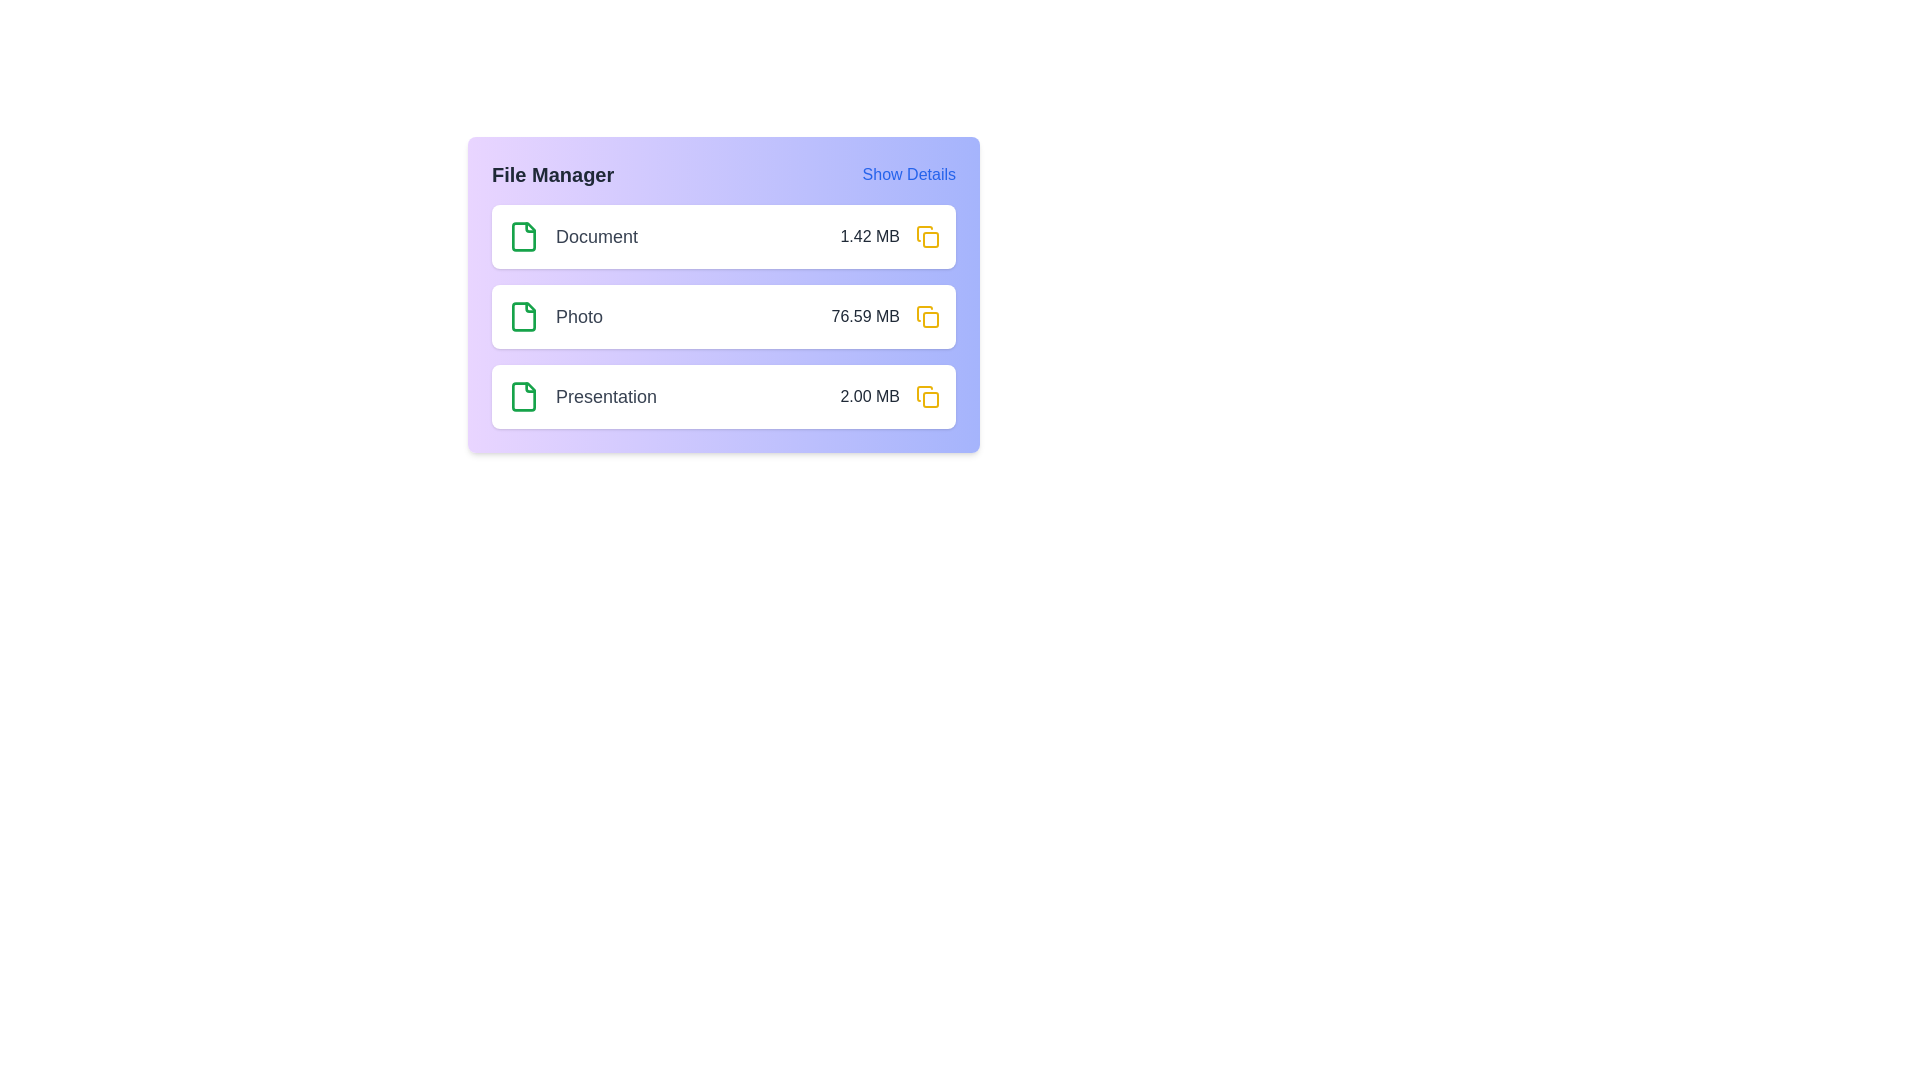  Describe the element at coordinates (930, 238) in the screenshot. I see `the decorative square graphical element positioned to the right of the 'Document' list item in the file management interface` at that location.